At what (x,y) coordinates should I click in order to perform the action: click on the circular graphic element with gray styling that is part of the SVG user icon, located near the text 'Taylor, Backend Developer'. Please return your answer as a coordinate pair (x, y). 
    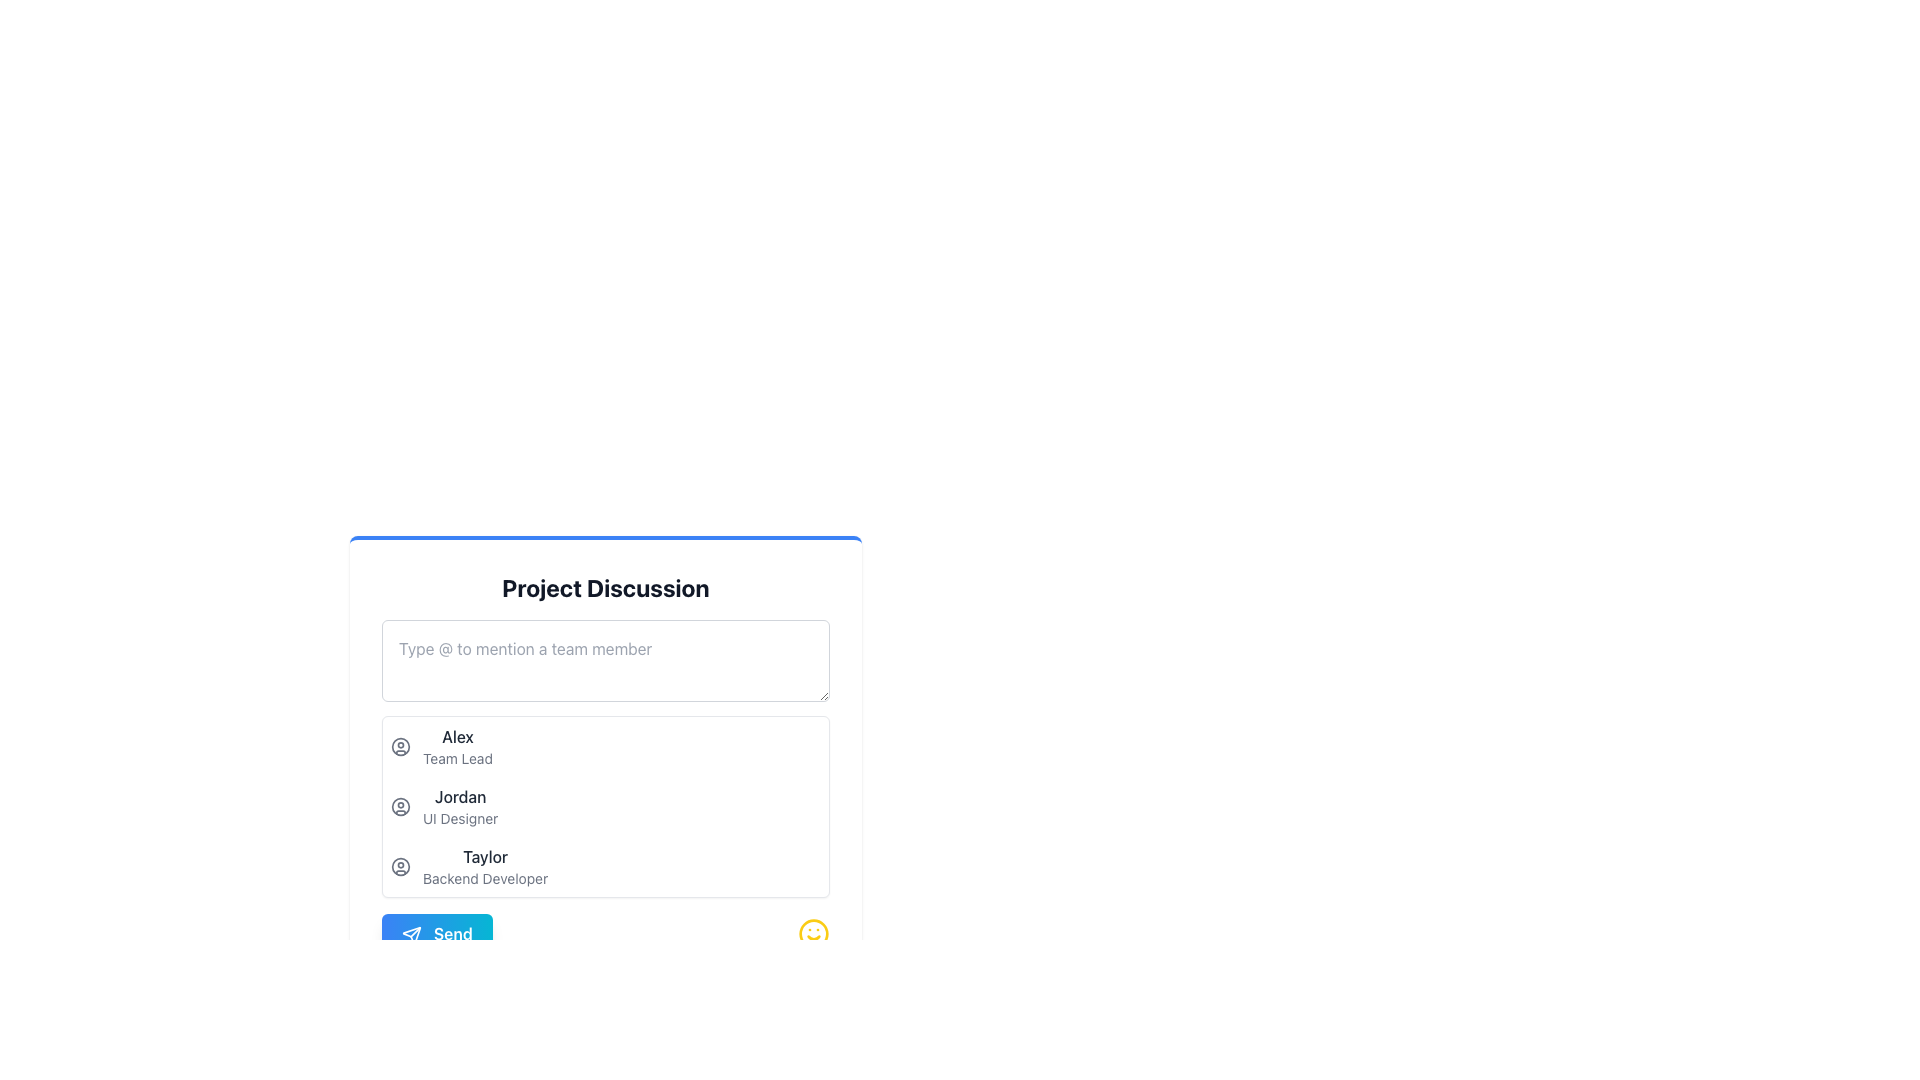
    Looking at the image, I should click on (400, 866).